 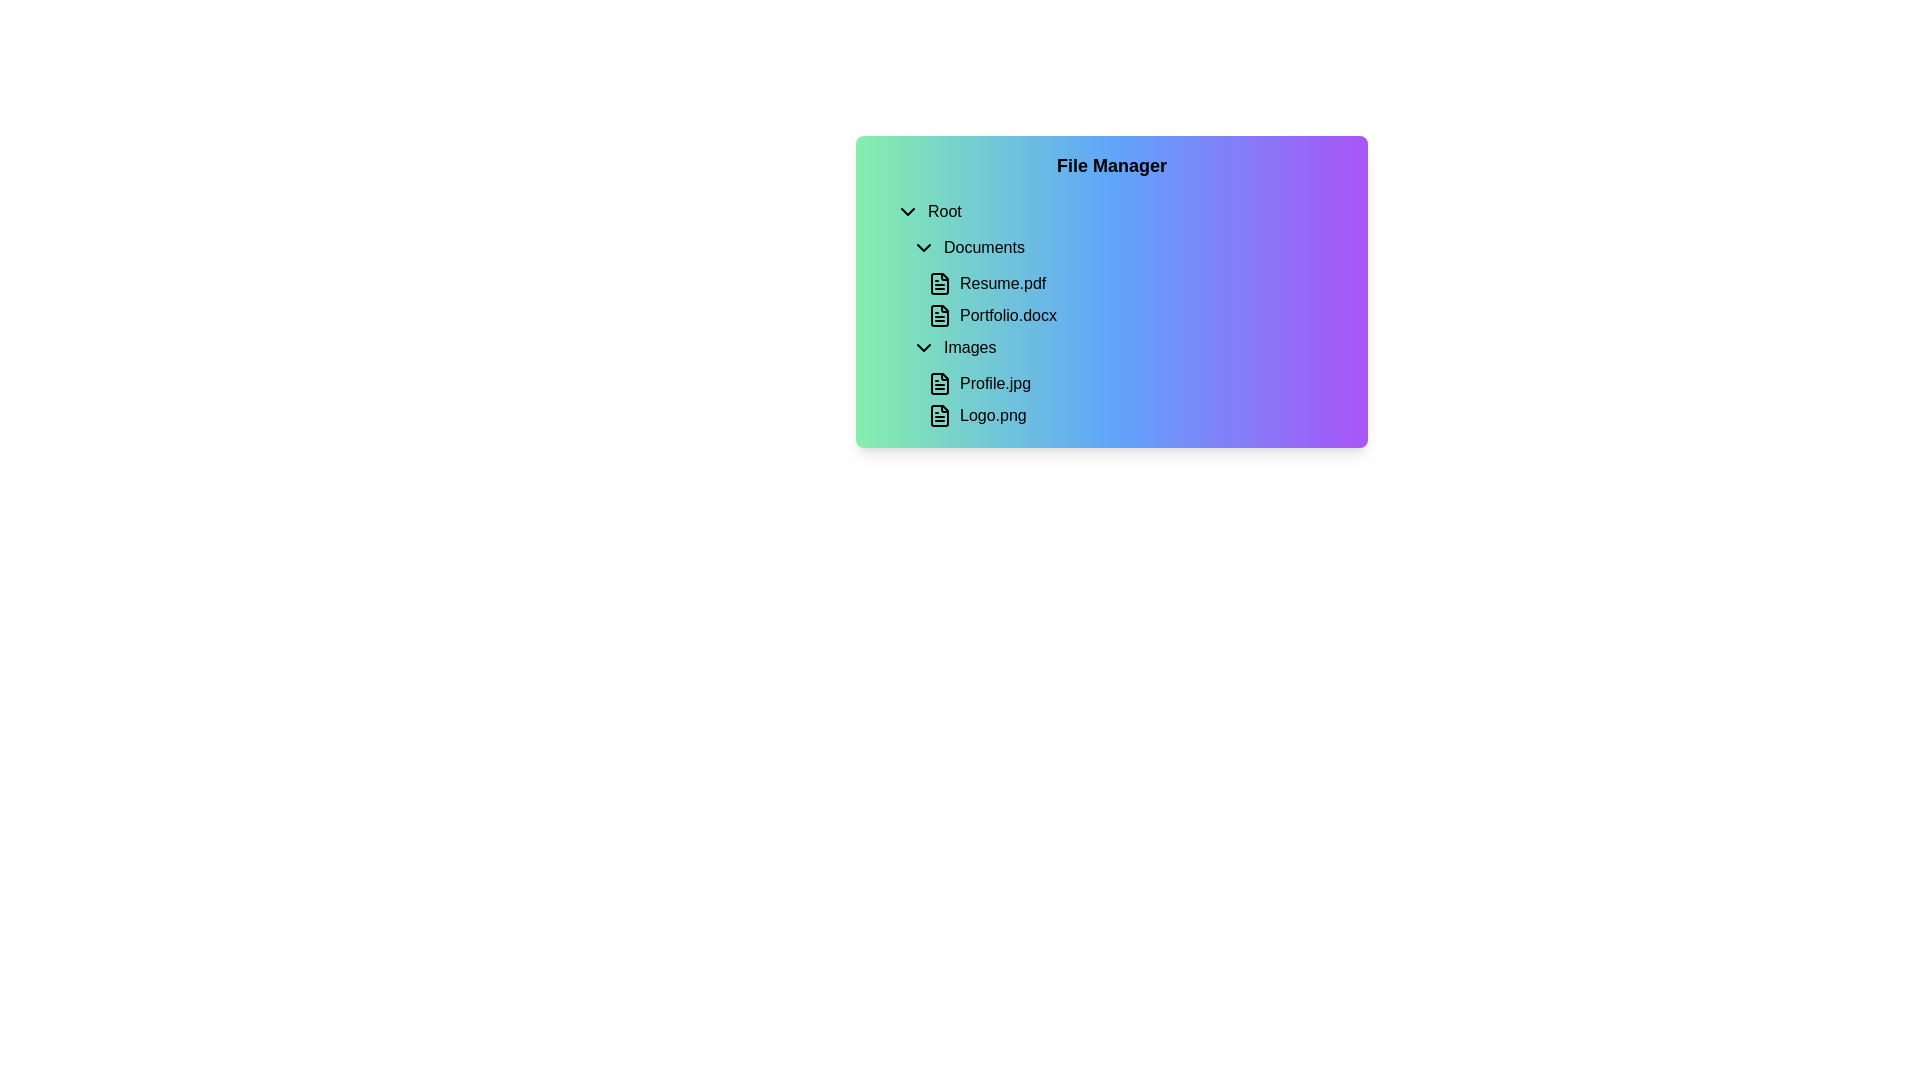 What do you see at coordinates (970, 346) in the screenshot?
I see `the 'Images' text label in the file manager interface` at bounding box center [970, 346].